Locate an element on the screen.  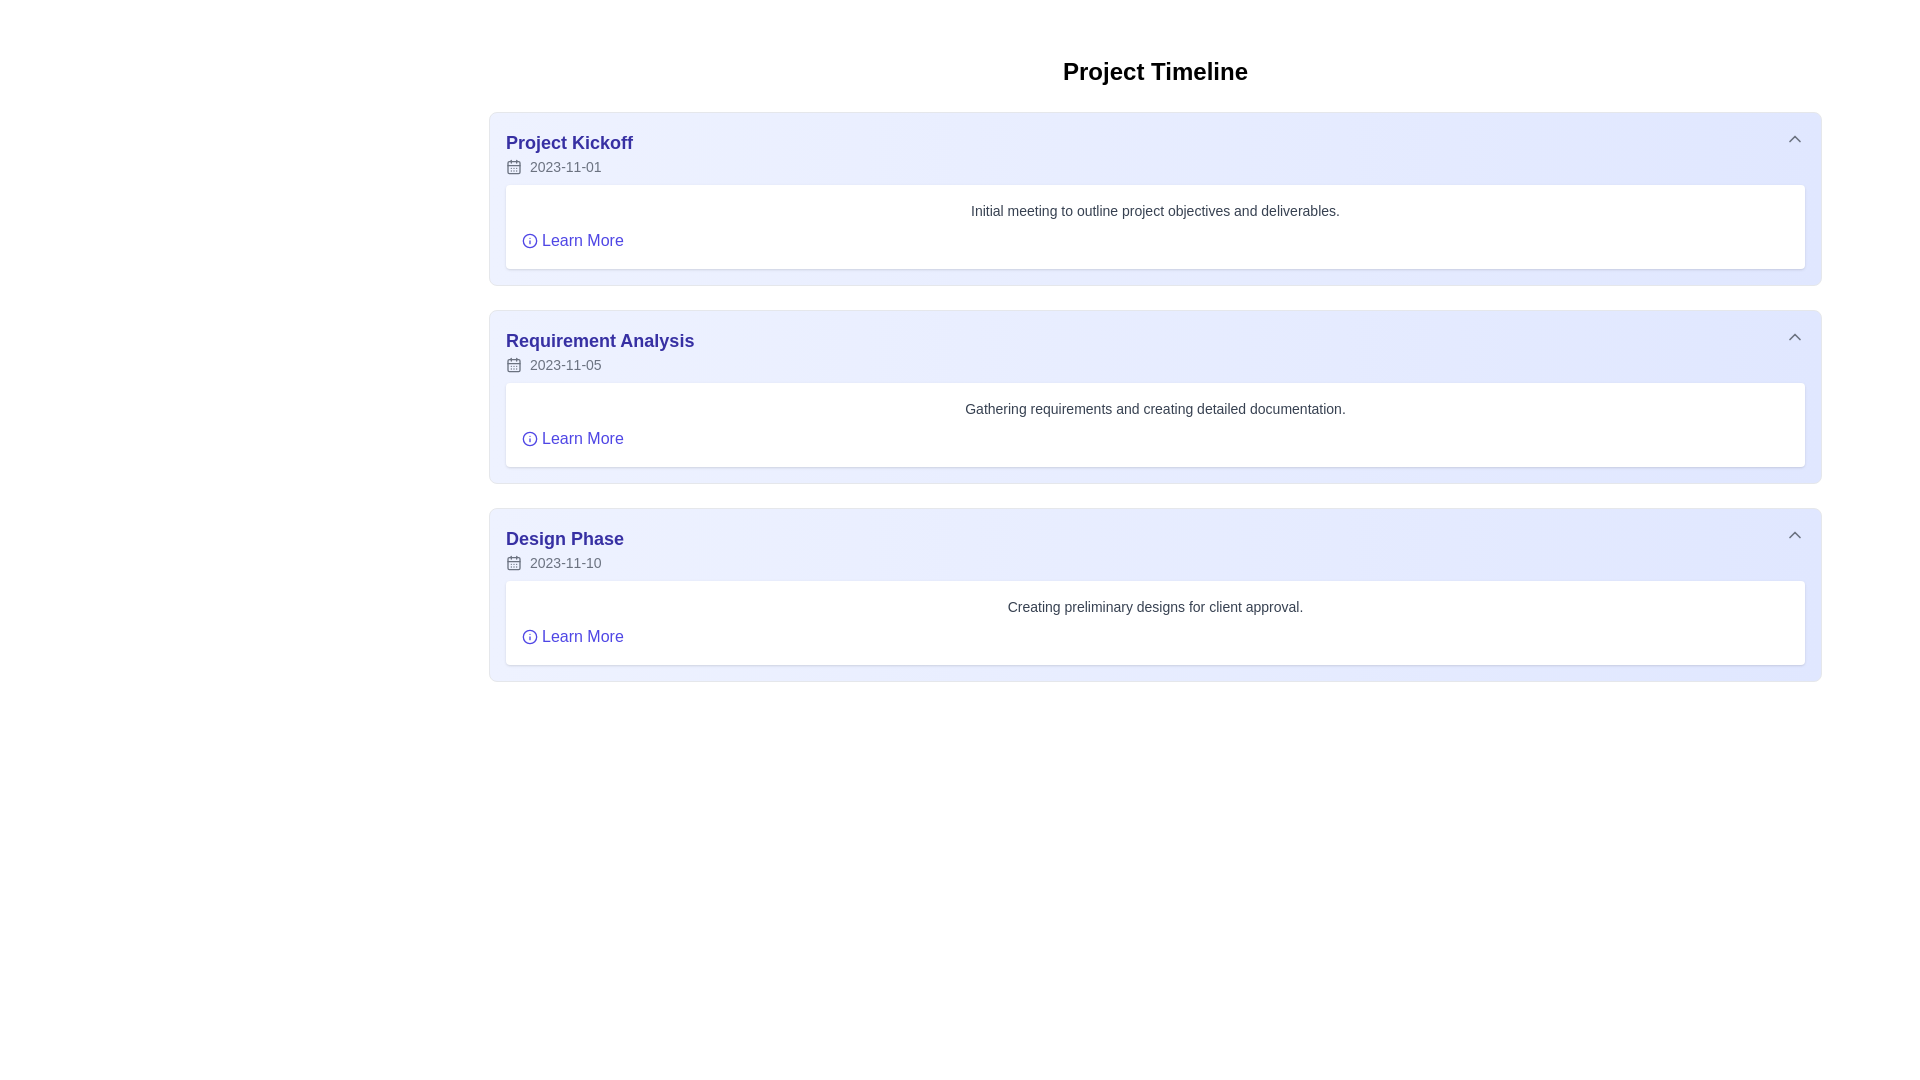
the Text Label that provides a description for the 'Requirement Analysis' section, located below the section heading and date, and above the 'Learn More' link is located at coordinates (1155, 407).